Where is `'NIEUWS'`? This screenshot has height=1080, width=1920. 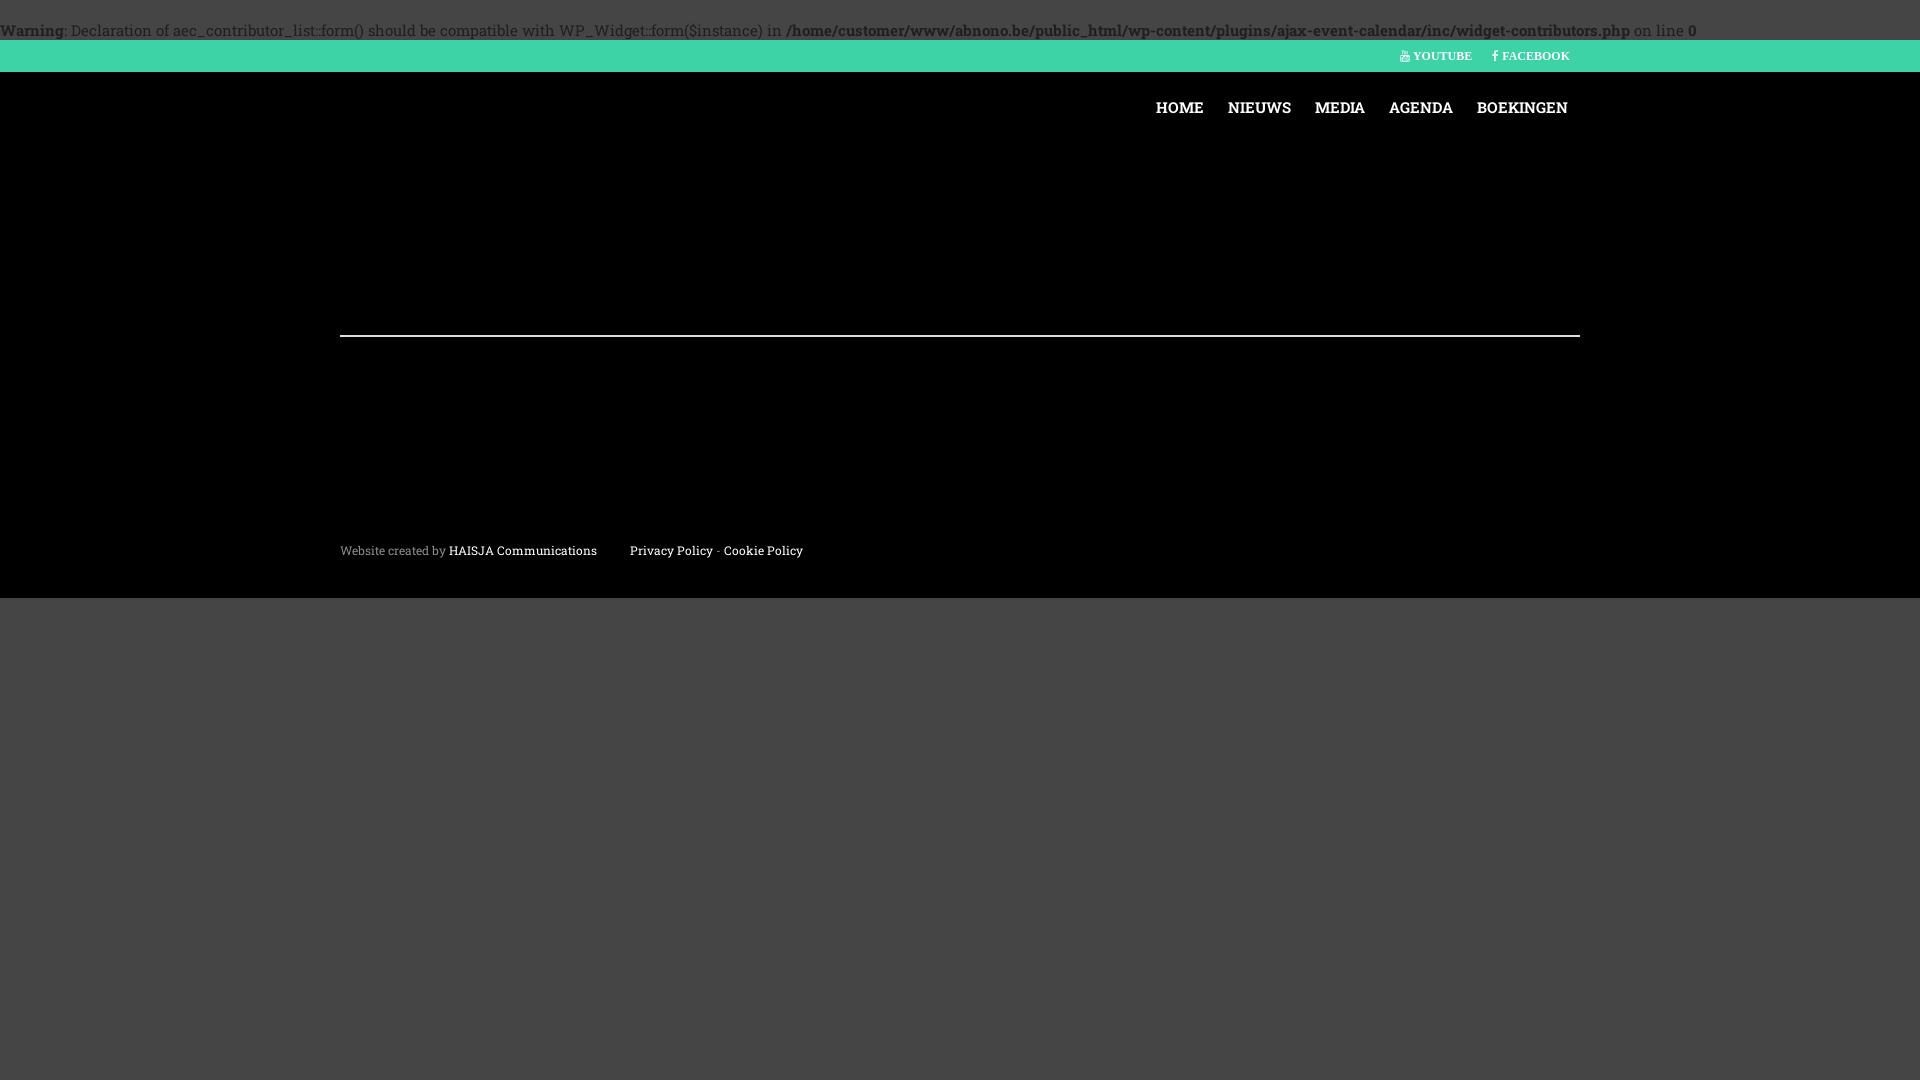 'NIEUWS' is located at coordinates (1258, 107).